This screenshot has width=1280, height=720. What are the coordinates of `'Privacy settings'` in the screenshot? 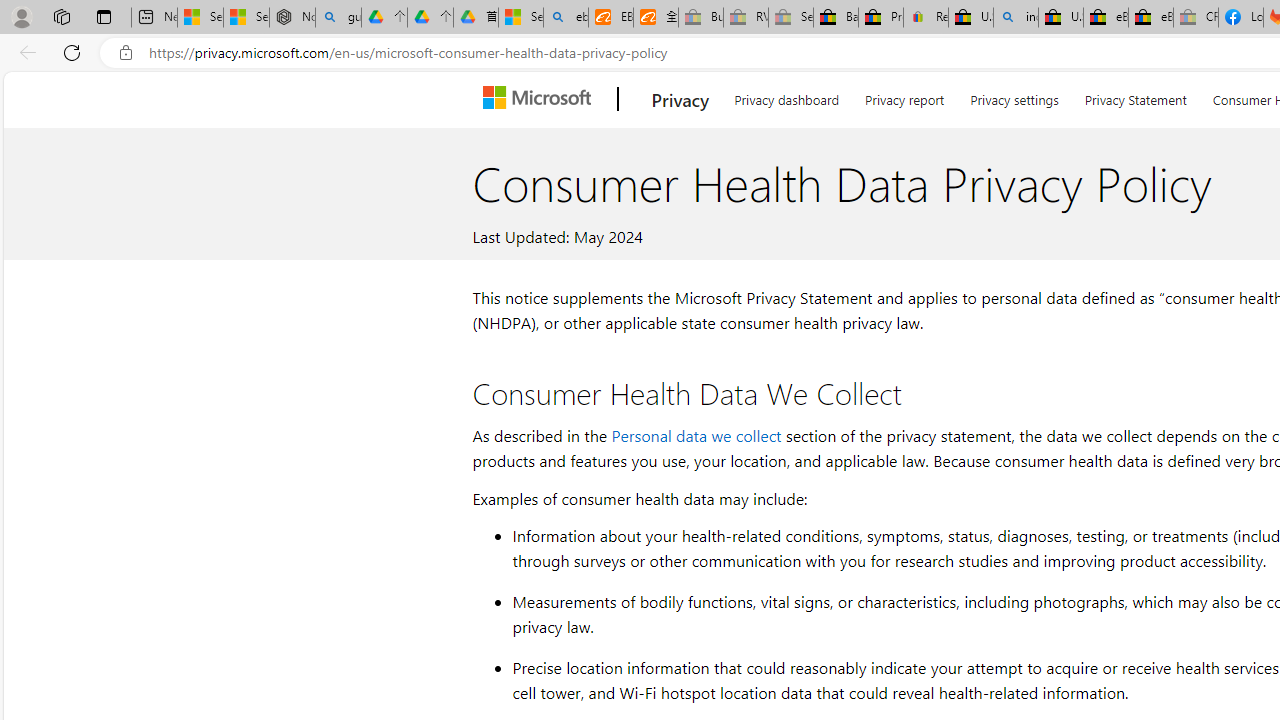 It's located at (1014, 96).